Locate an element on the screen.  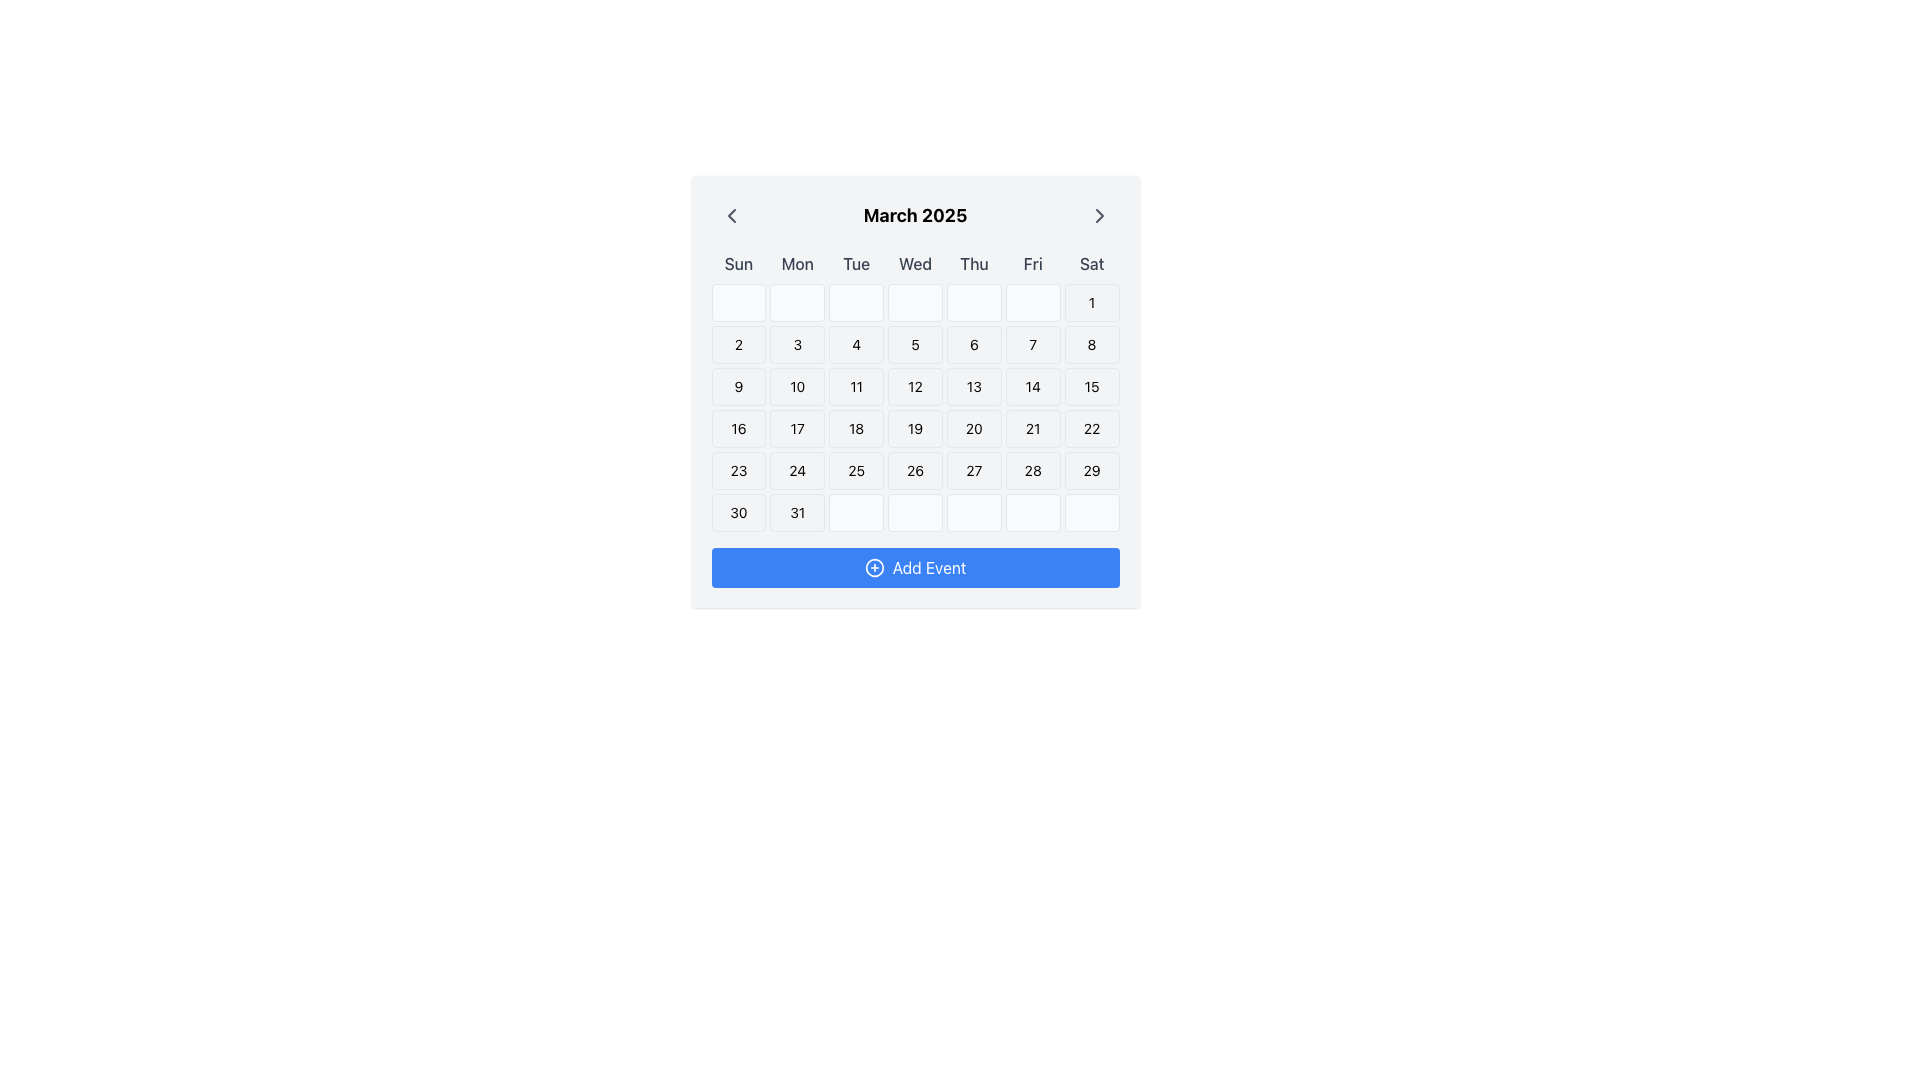
the Calendar grid cell located in the first row, fourth position from the left, styled with a light gray background and faint border is located at coordinates (914, 303).